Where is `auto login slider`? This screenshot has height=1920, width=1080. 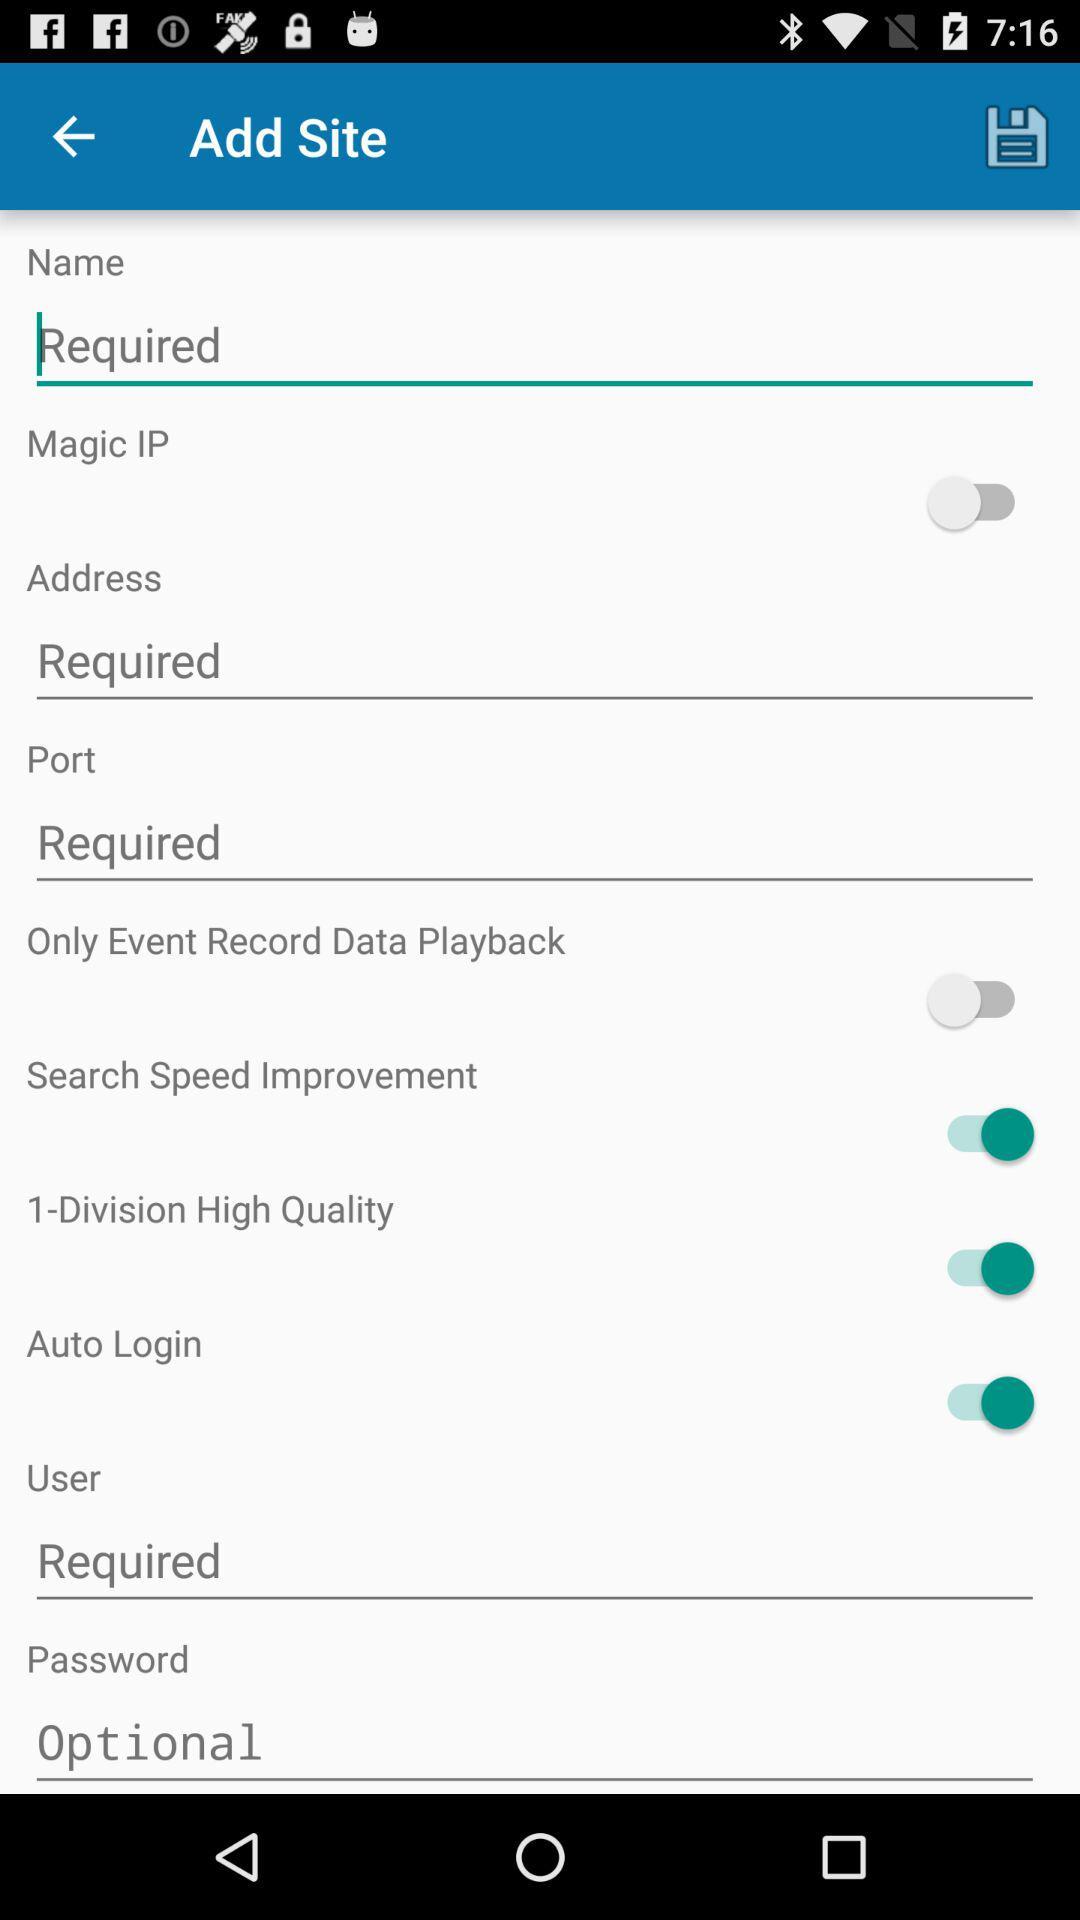
auto login slider is located at coordinates (979, 1401).